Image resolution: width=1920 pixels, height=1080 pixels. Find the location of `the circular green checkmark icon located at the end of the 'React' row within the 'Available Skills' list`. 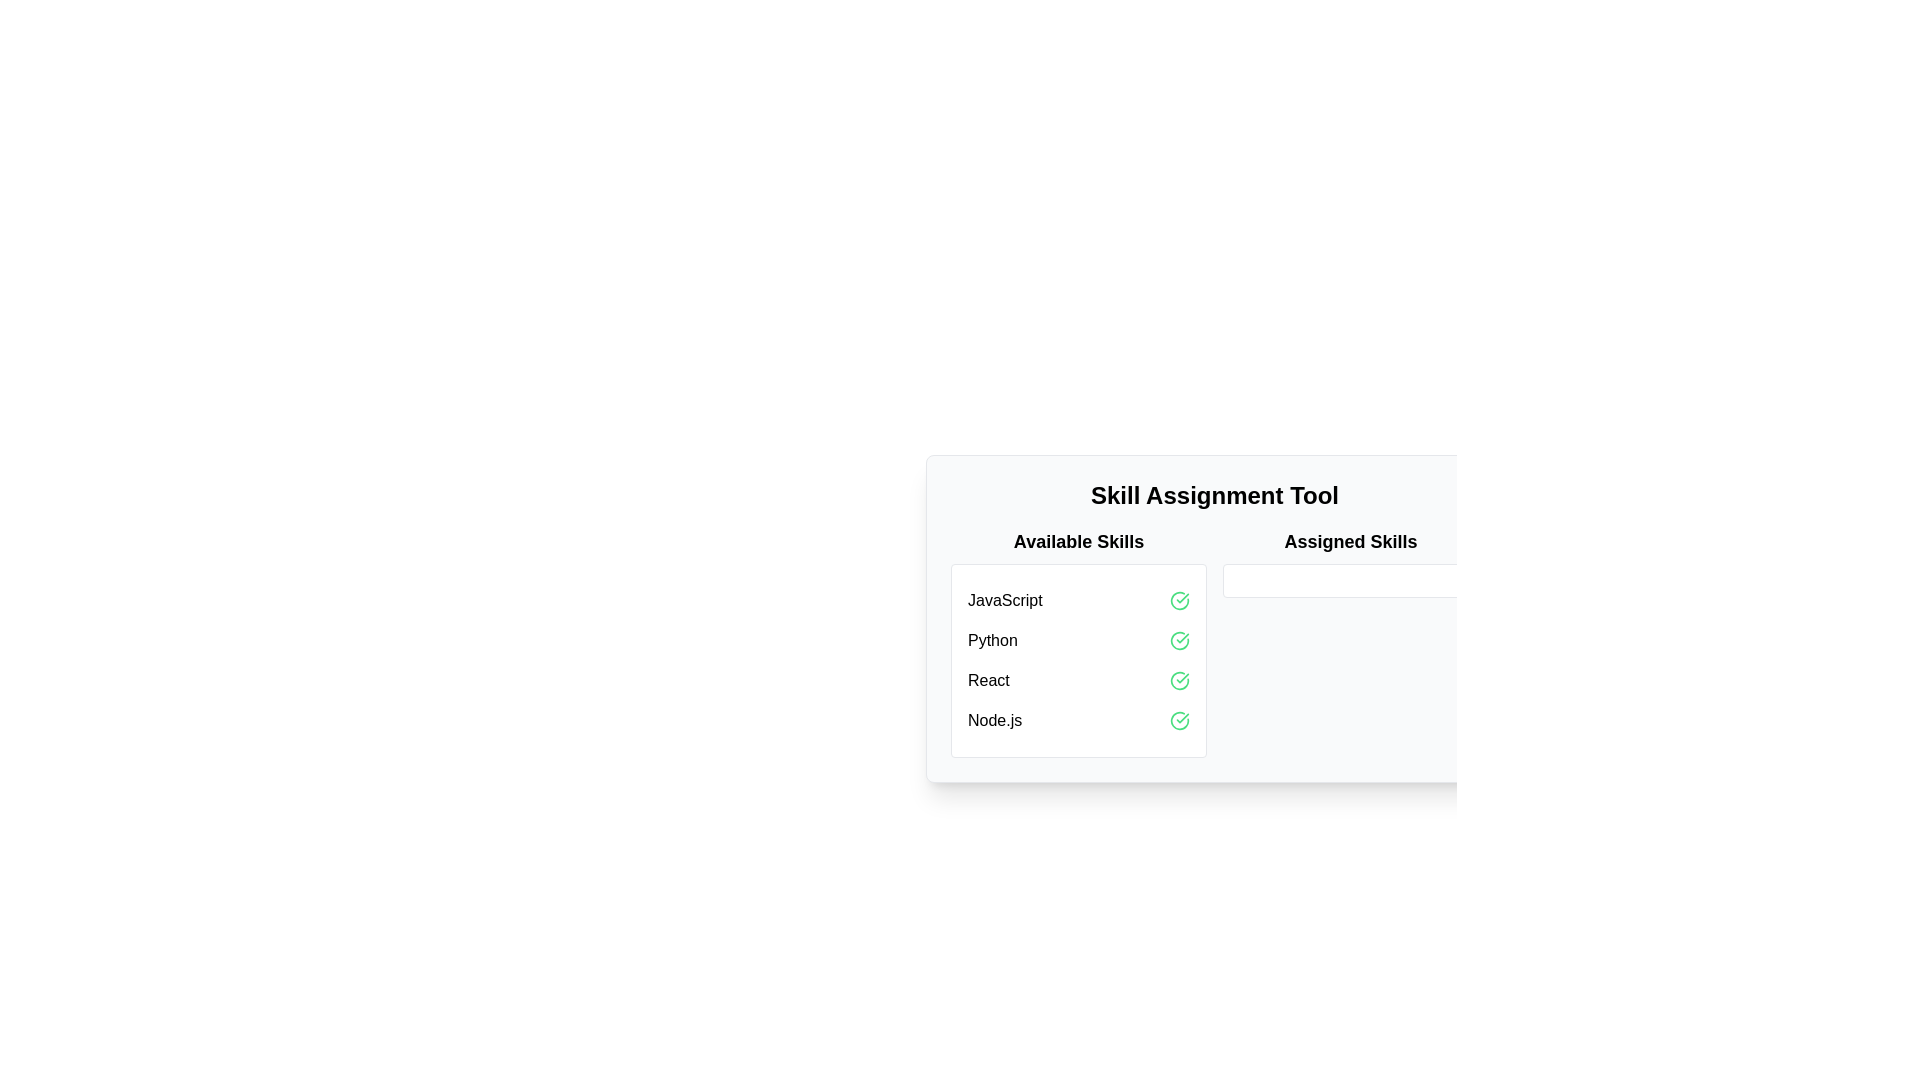

the circular green checkmark icon located at the end of the 'React' row within the 'Available Skills' list is located at coordinates (1180, 680).